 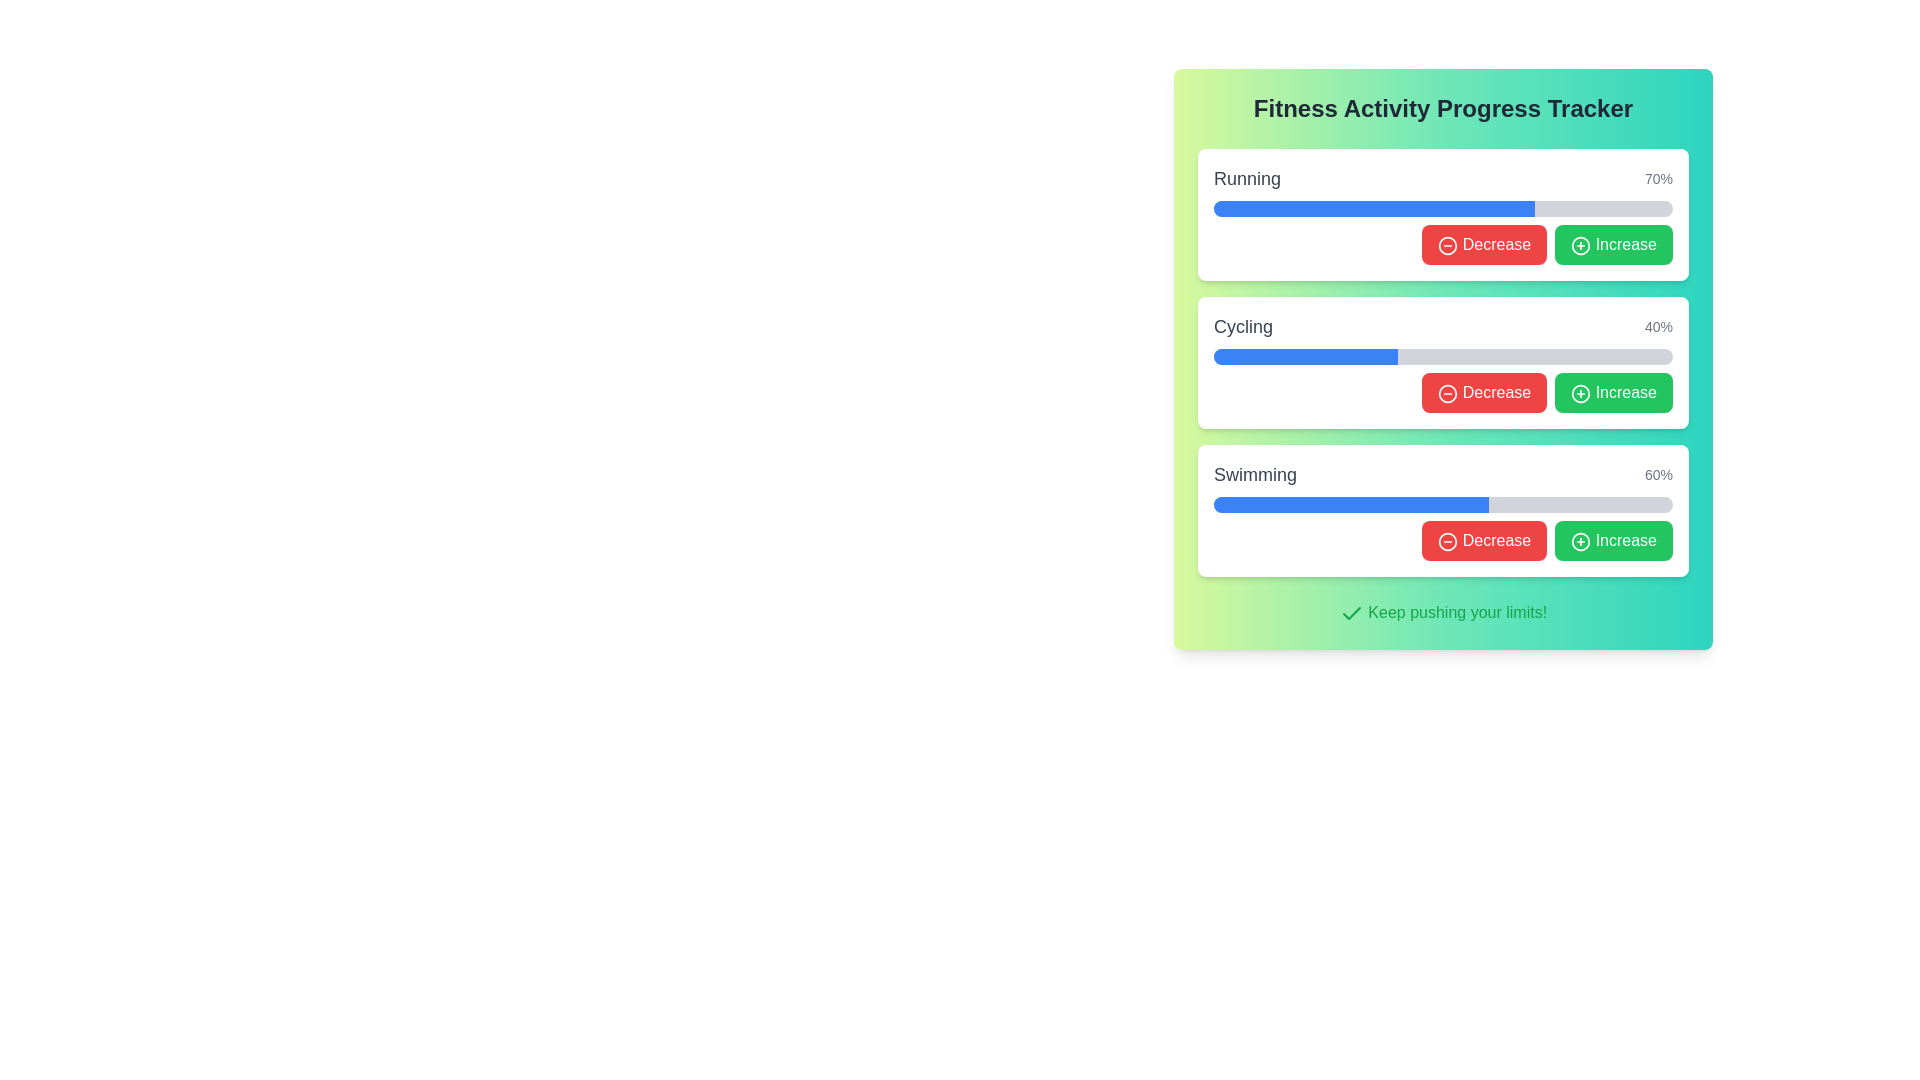 I want to click on the progress for cycling activity, so click(x=1249, y=356).